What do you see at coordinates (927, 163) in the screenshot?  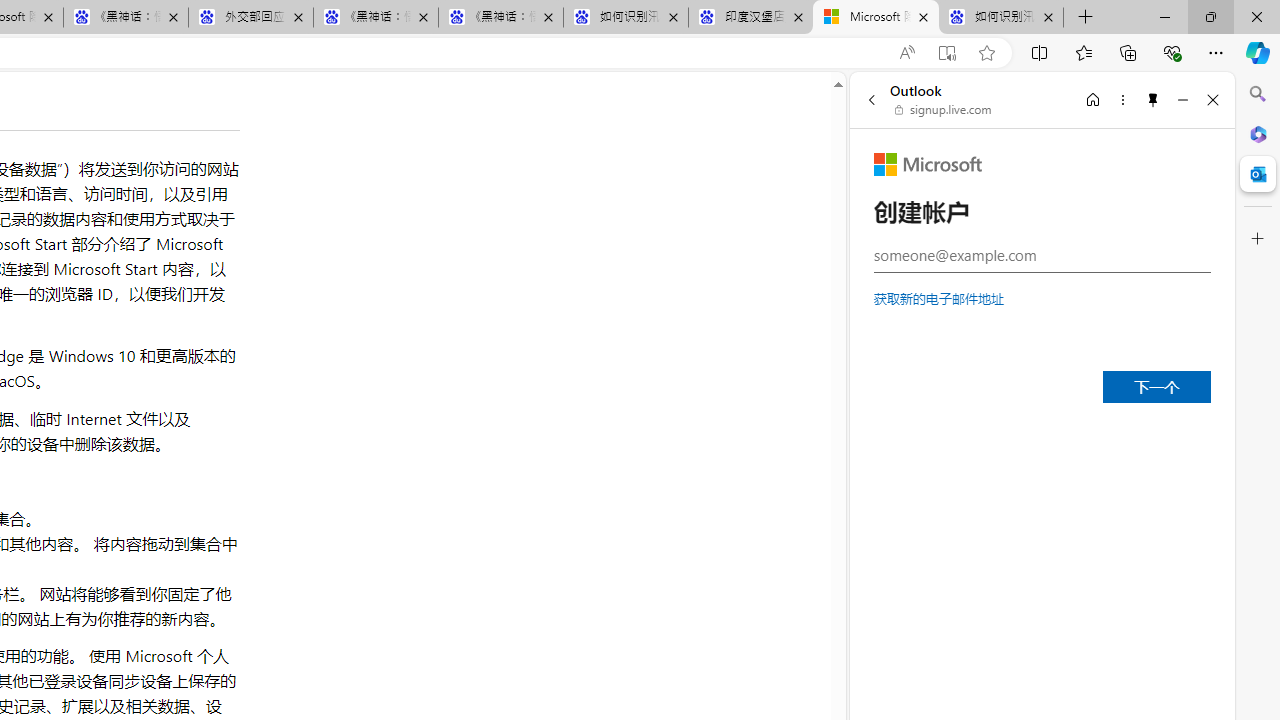 I see `'Microsoft'` at bounding box center [927, 163].